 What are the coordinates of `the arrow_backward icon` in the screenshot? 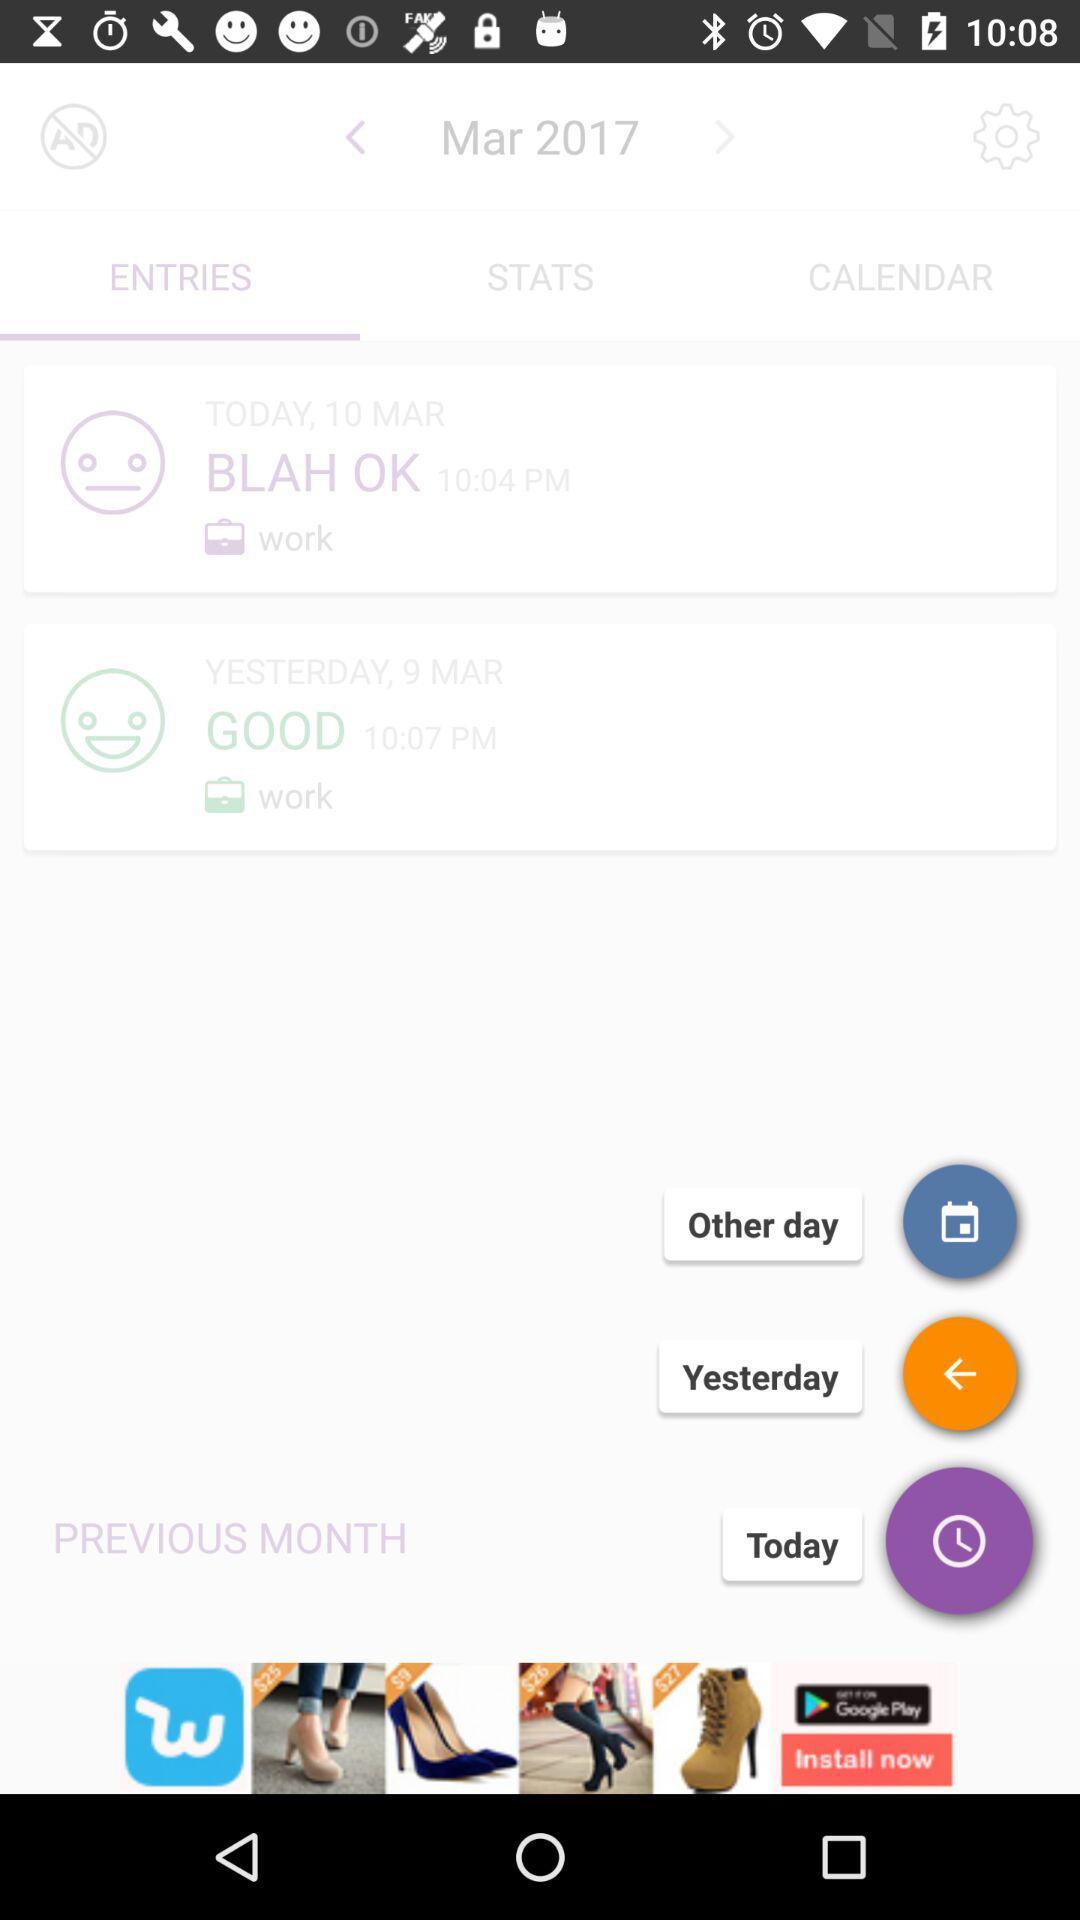 It's located at (354, 135).